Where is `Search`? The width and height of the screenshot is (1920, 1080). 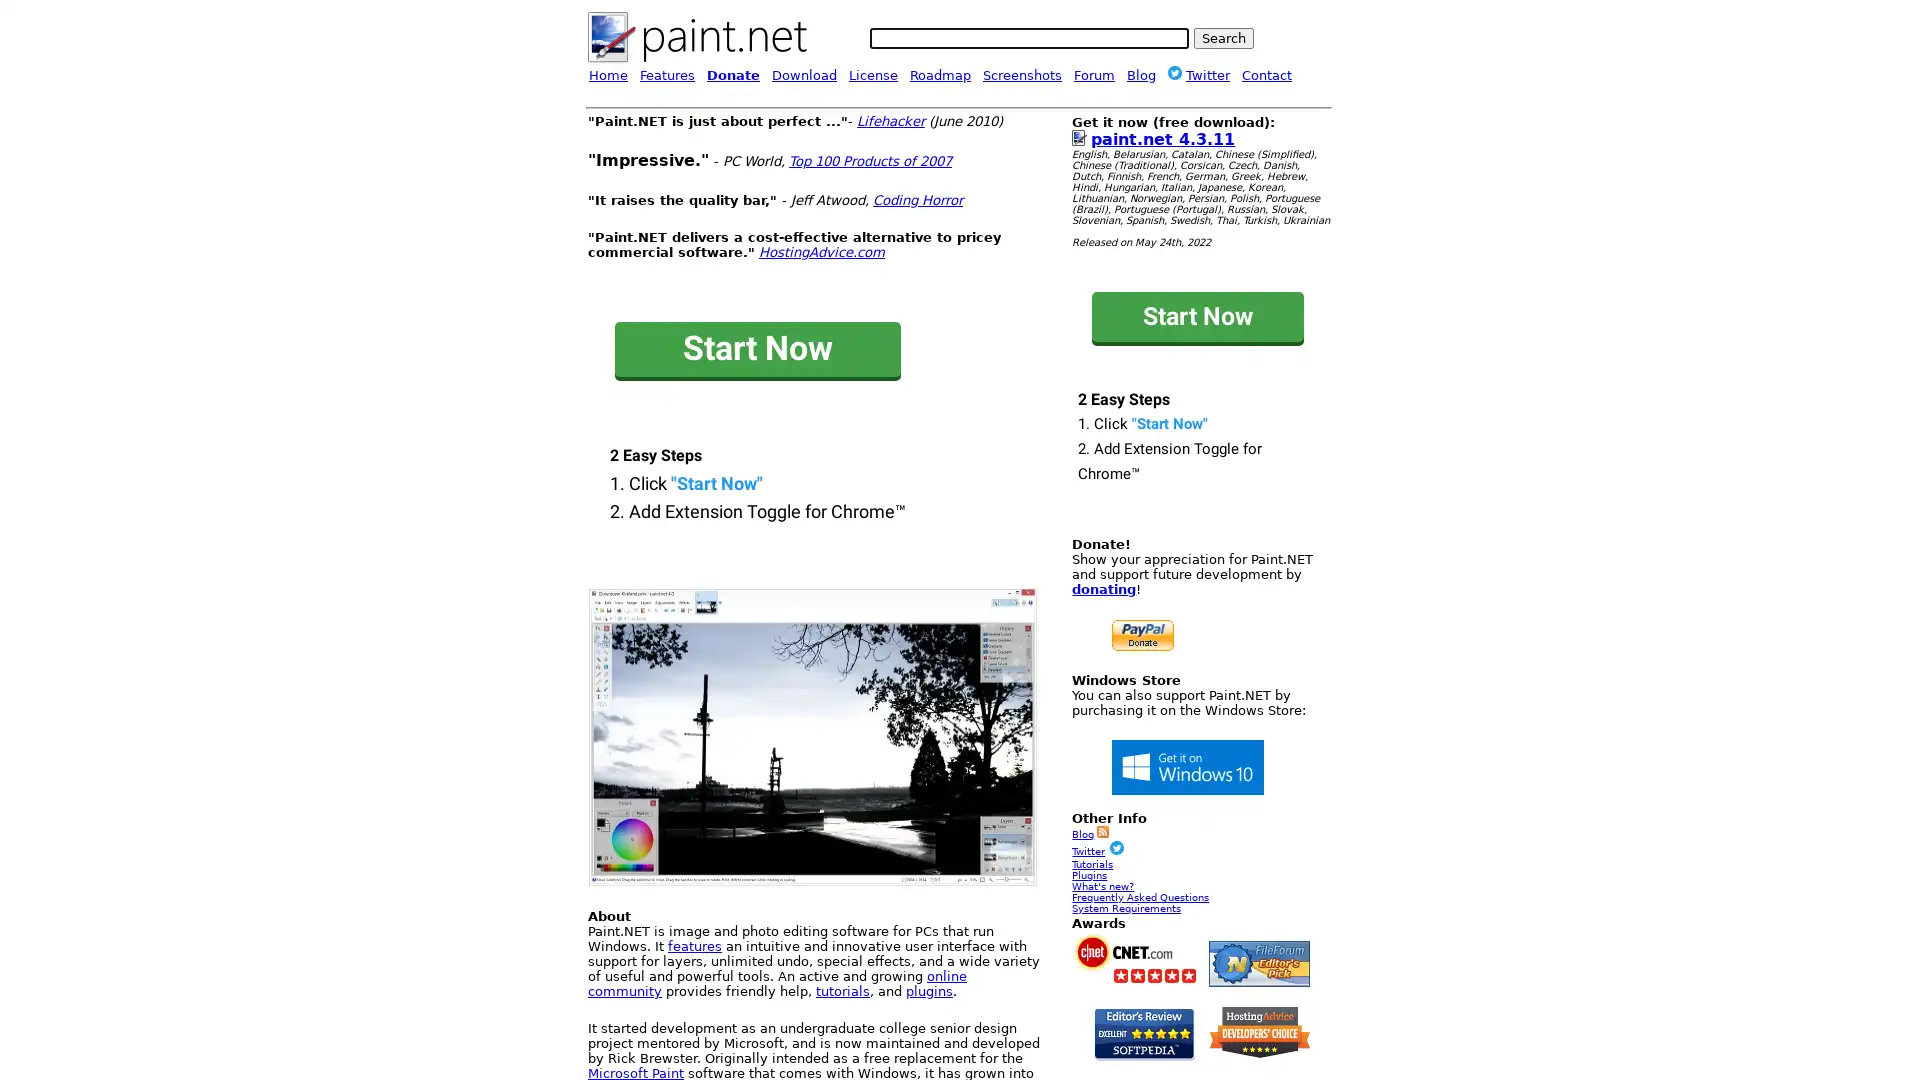
Search is located at coordinates (1223, 38).